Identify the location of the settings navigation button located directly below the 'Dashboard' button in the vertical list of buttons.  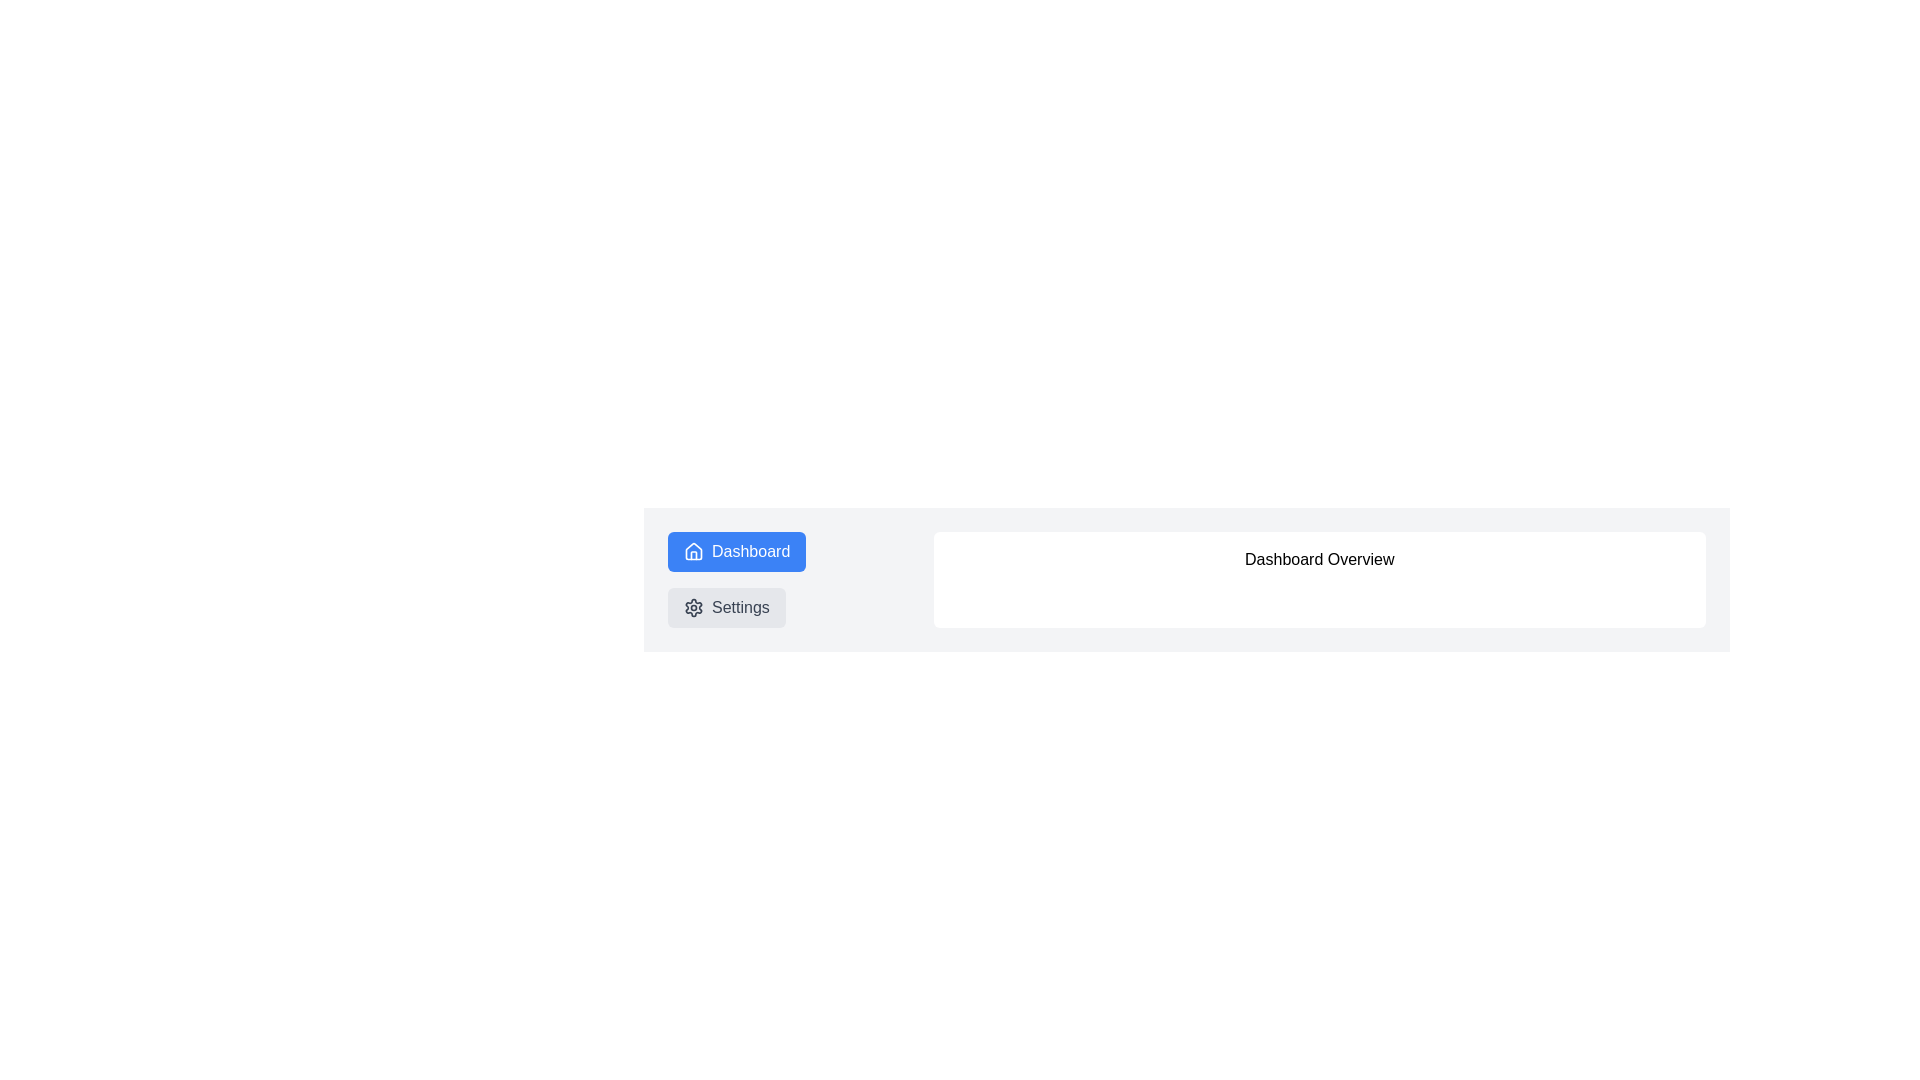
(725, 607).